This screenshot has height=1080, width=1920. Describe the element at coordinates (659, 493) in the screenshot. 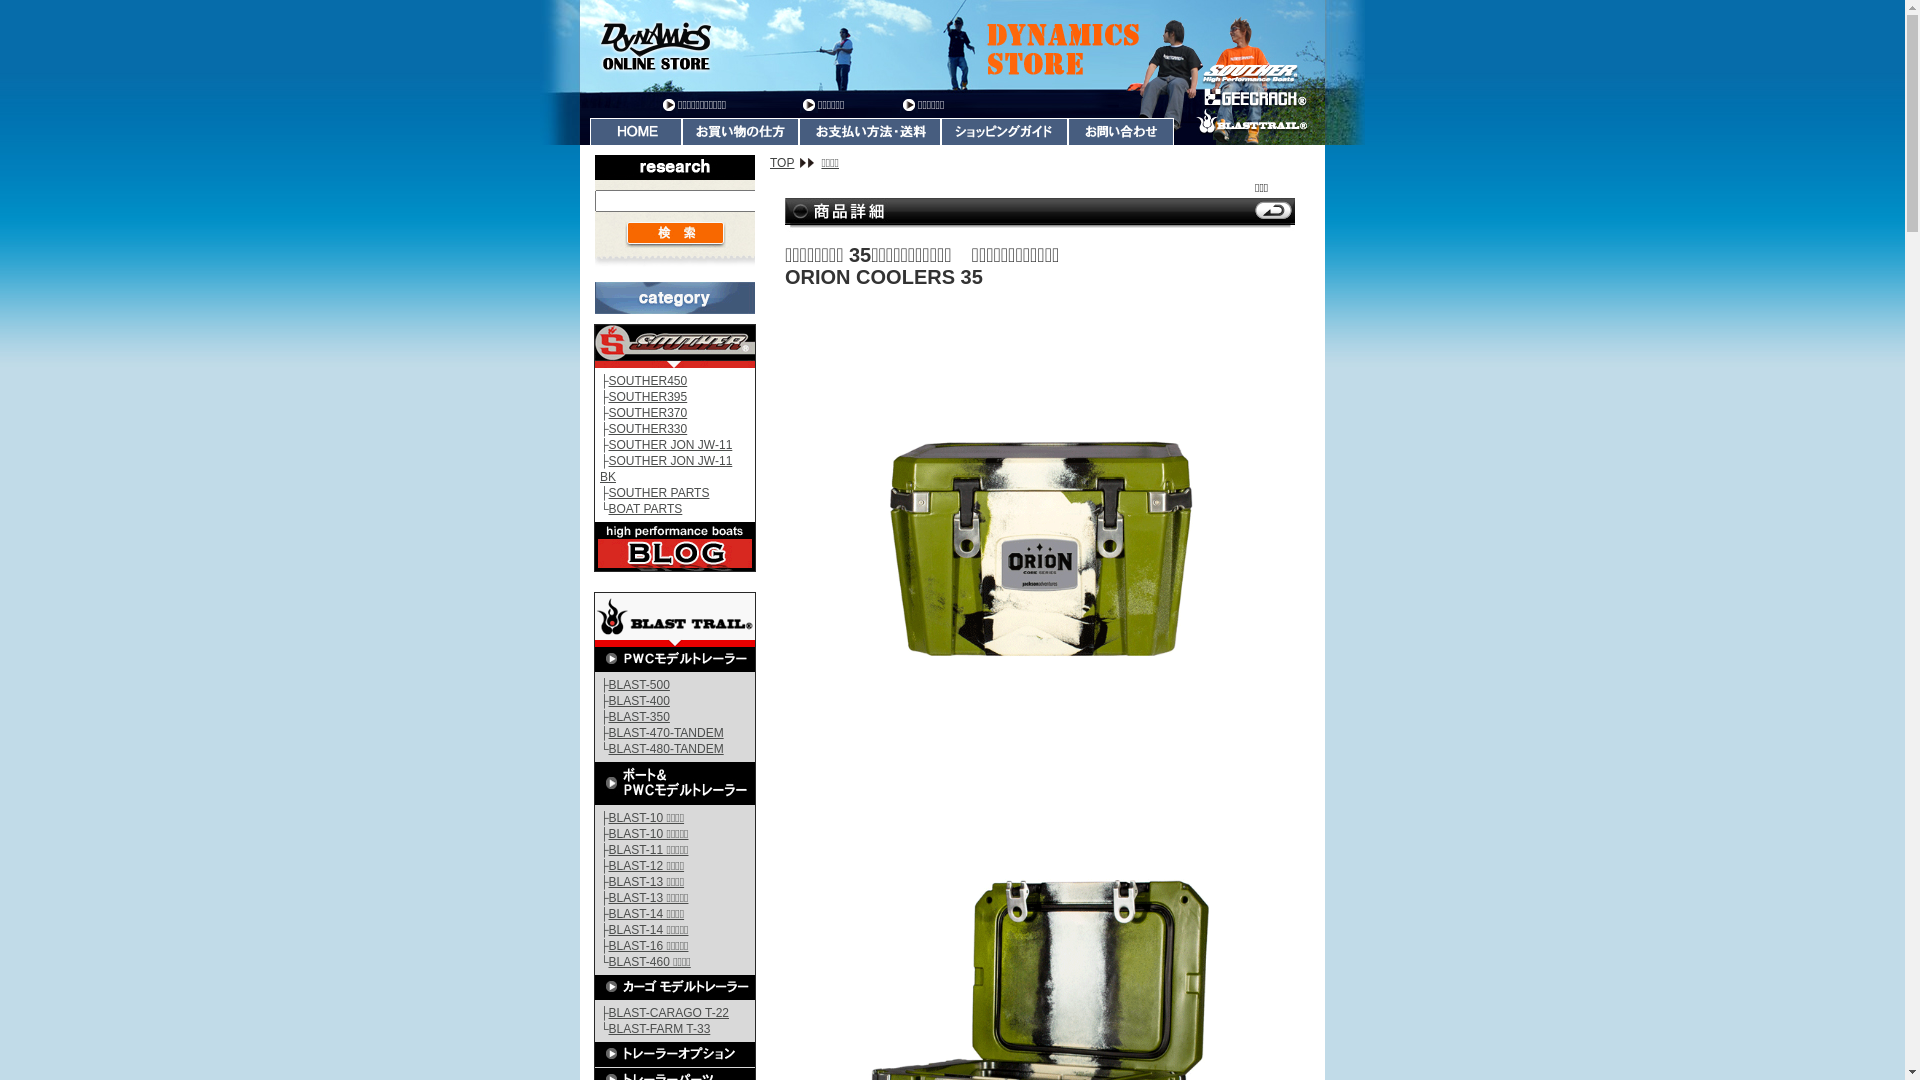

I see `'SOUTHER PARTS'` at that location.